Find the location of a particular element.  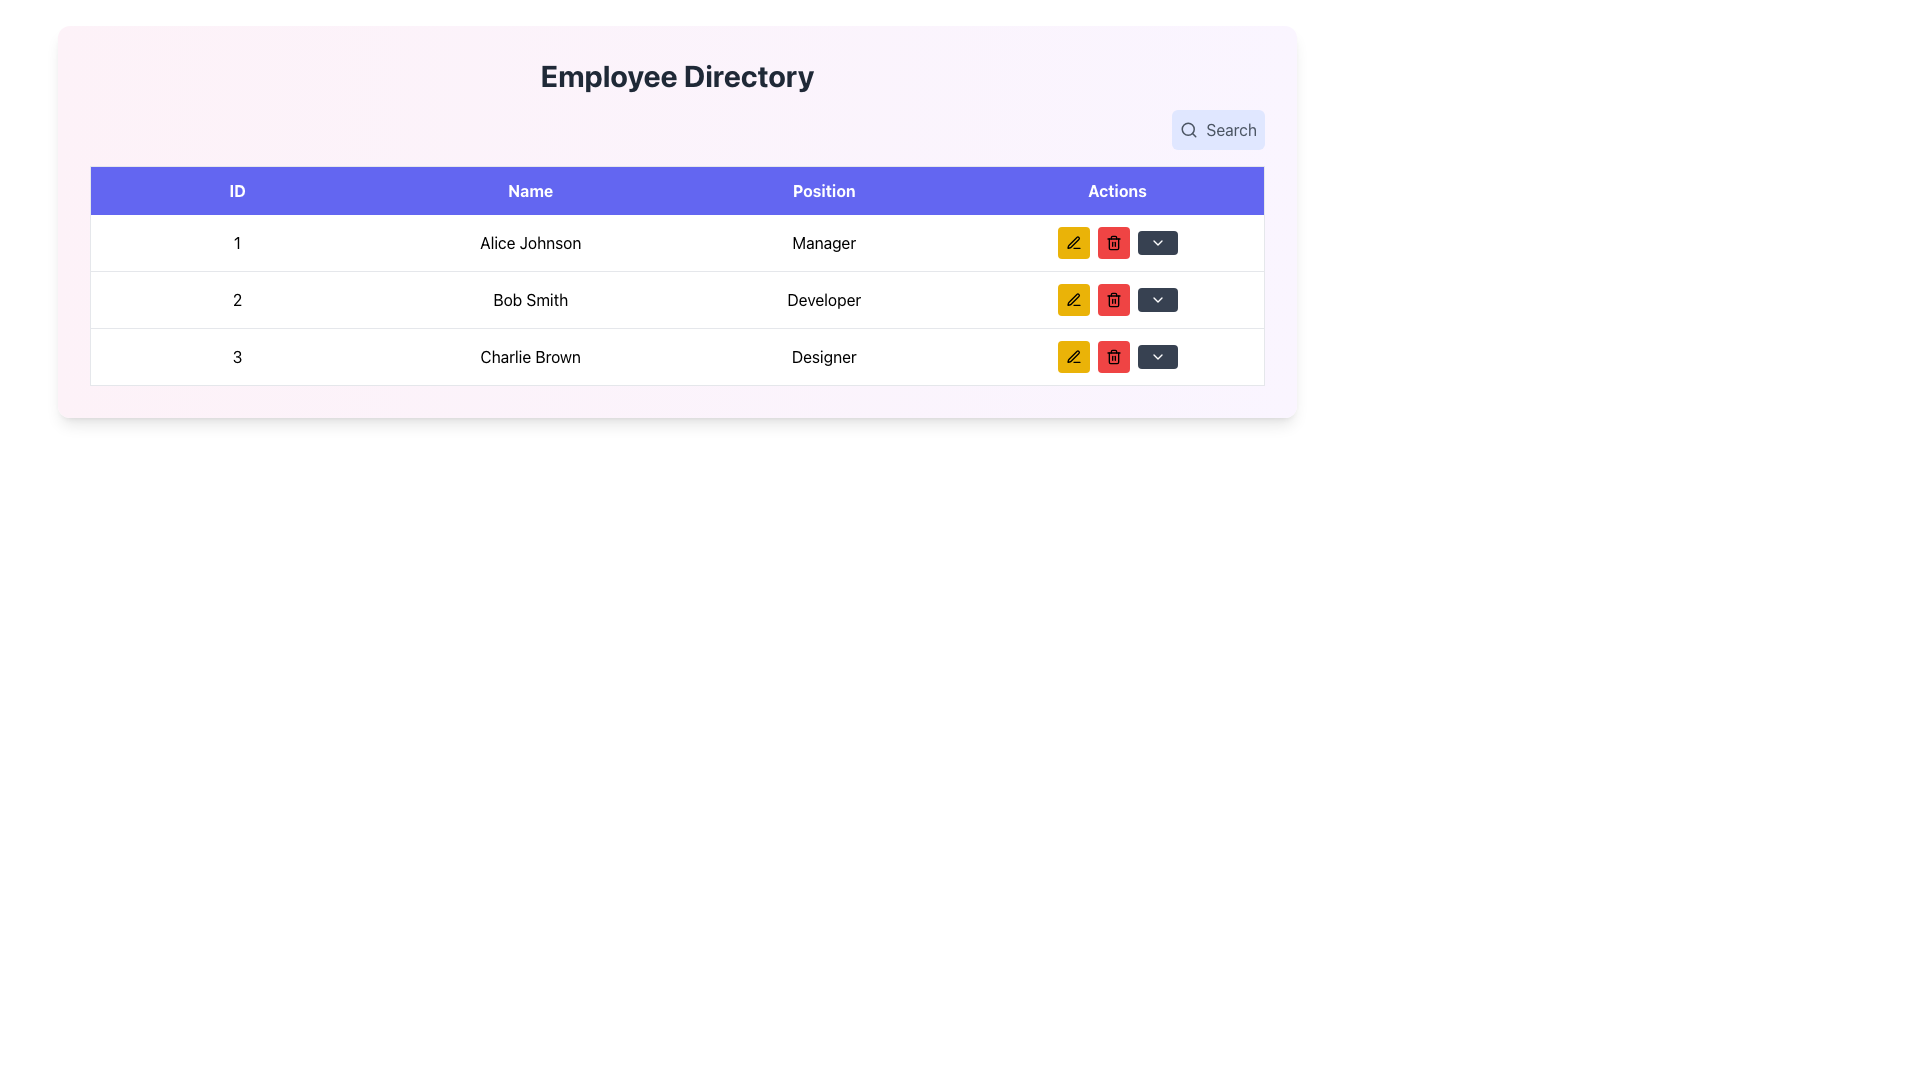

the dark gray rectangular Dropdown toggle button with a white downward-pointing chevron icon in the 'Employee Directory' interface is located at coordinates (1157, 242).